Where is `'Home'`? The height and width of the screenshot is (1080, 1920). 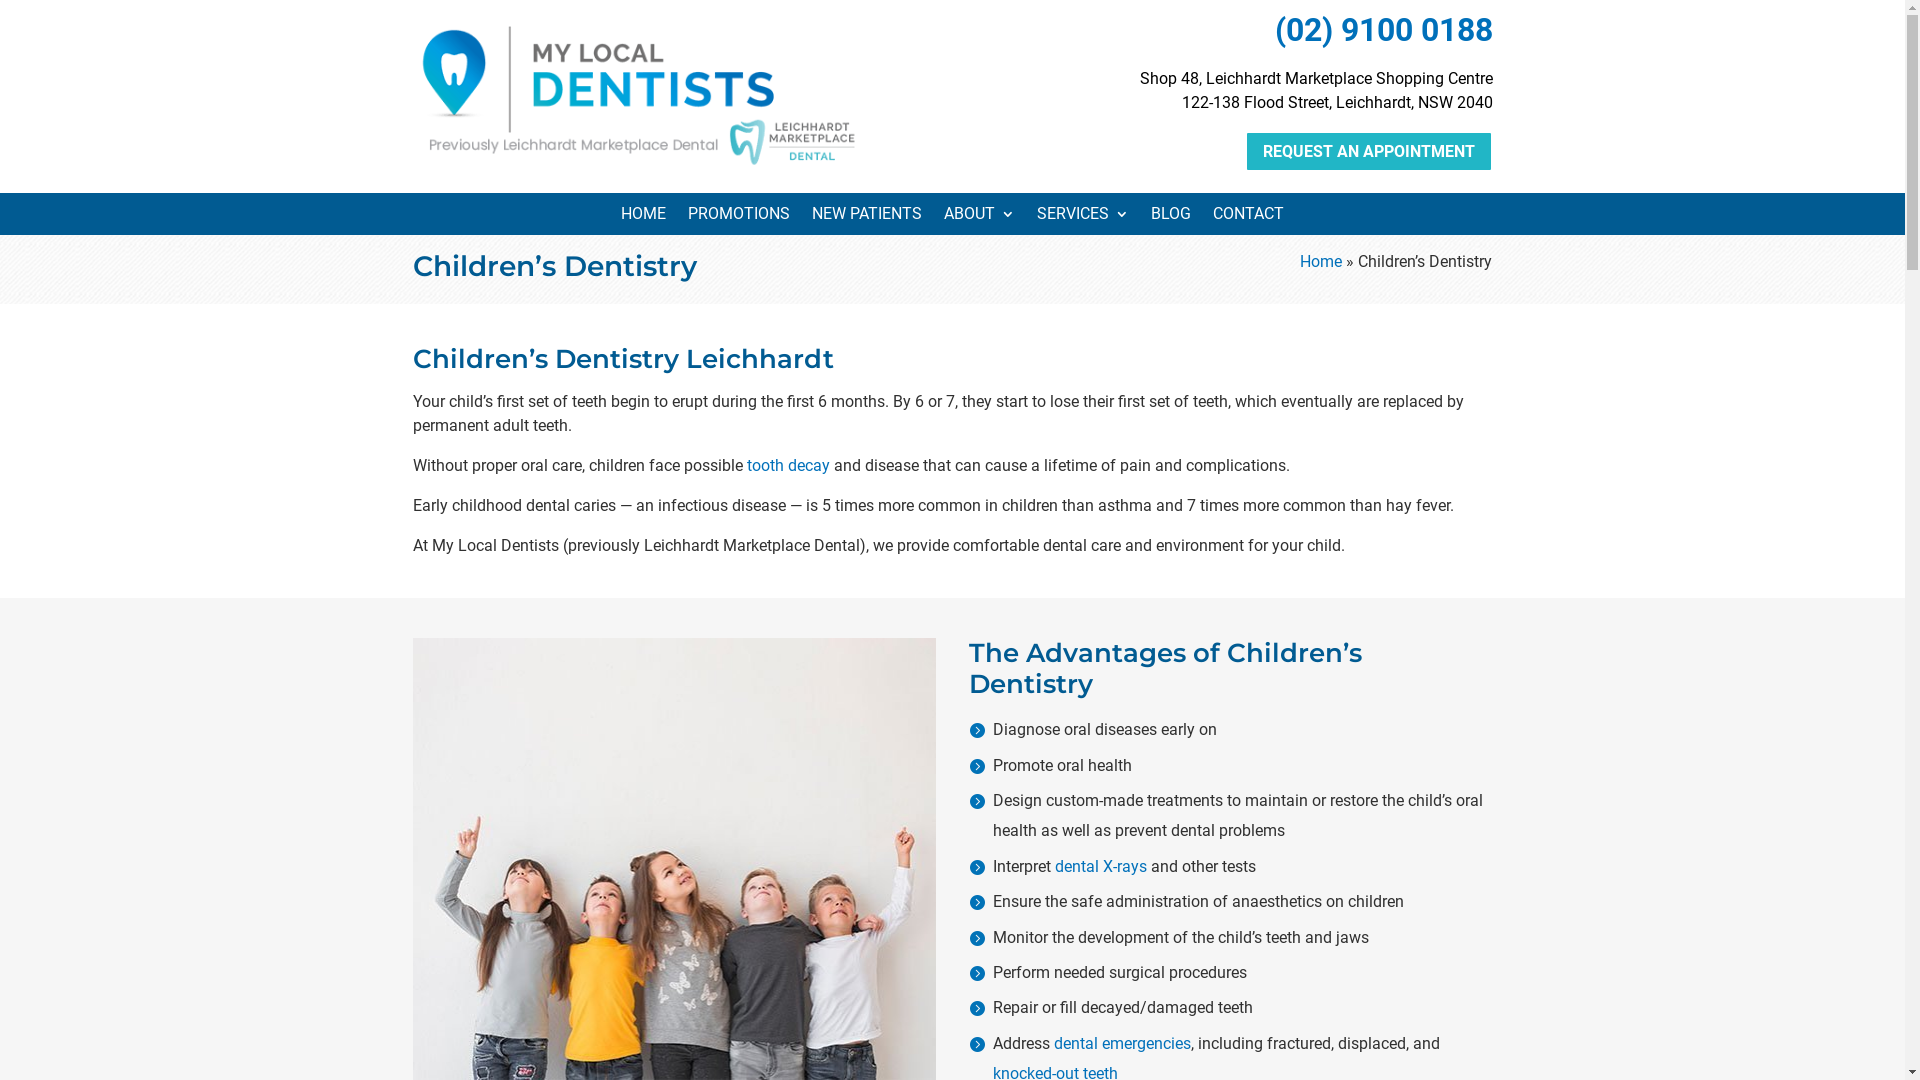 'Home' is located at coordinates (1320, 260).